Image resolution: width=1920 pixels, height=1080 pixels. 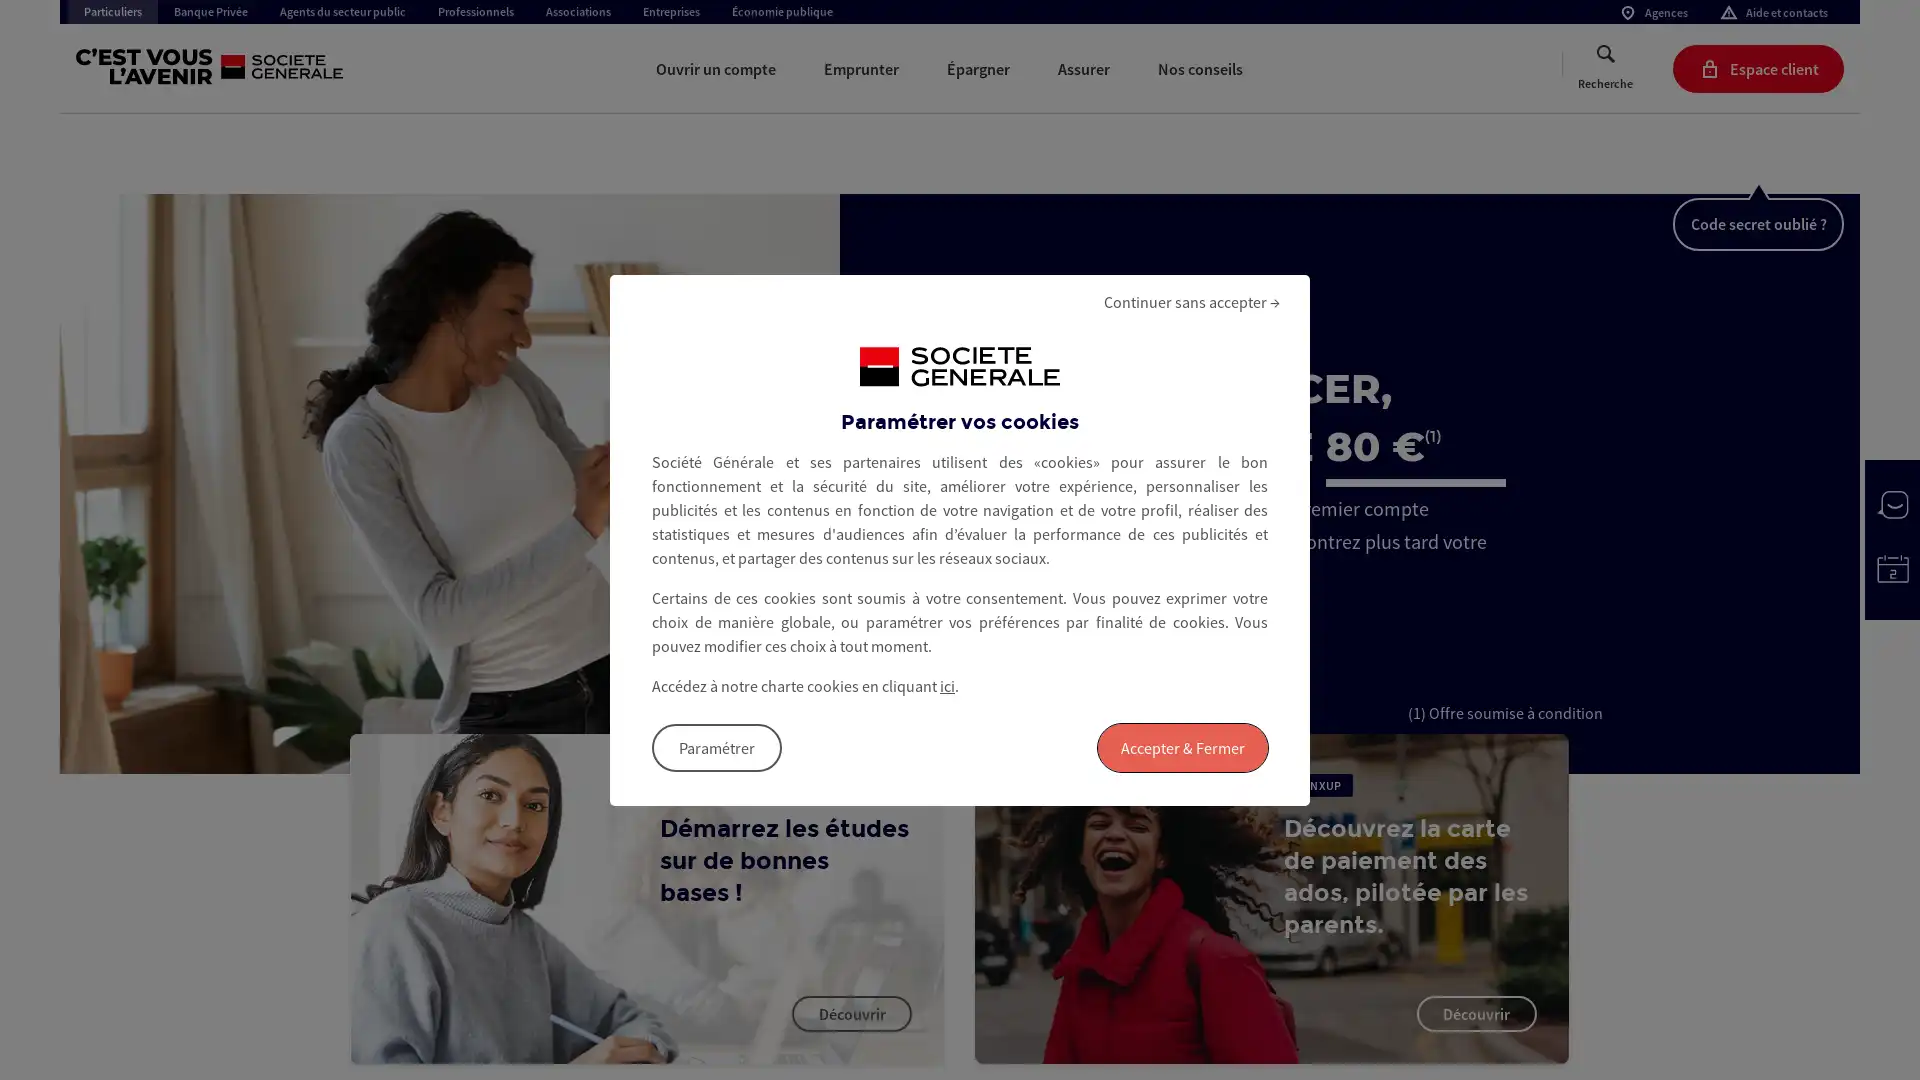 What do you see at coordinates (716, 747) in the screenshot?
I see `Parametrer` at bounding box center [716, 747].